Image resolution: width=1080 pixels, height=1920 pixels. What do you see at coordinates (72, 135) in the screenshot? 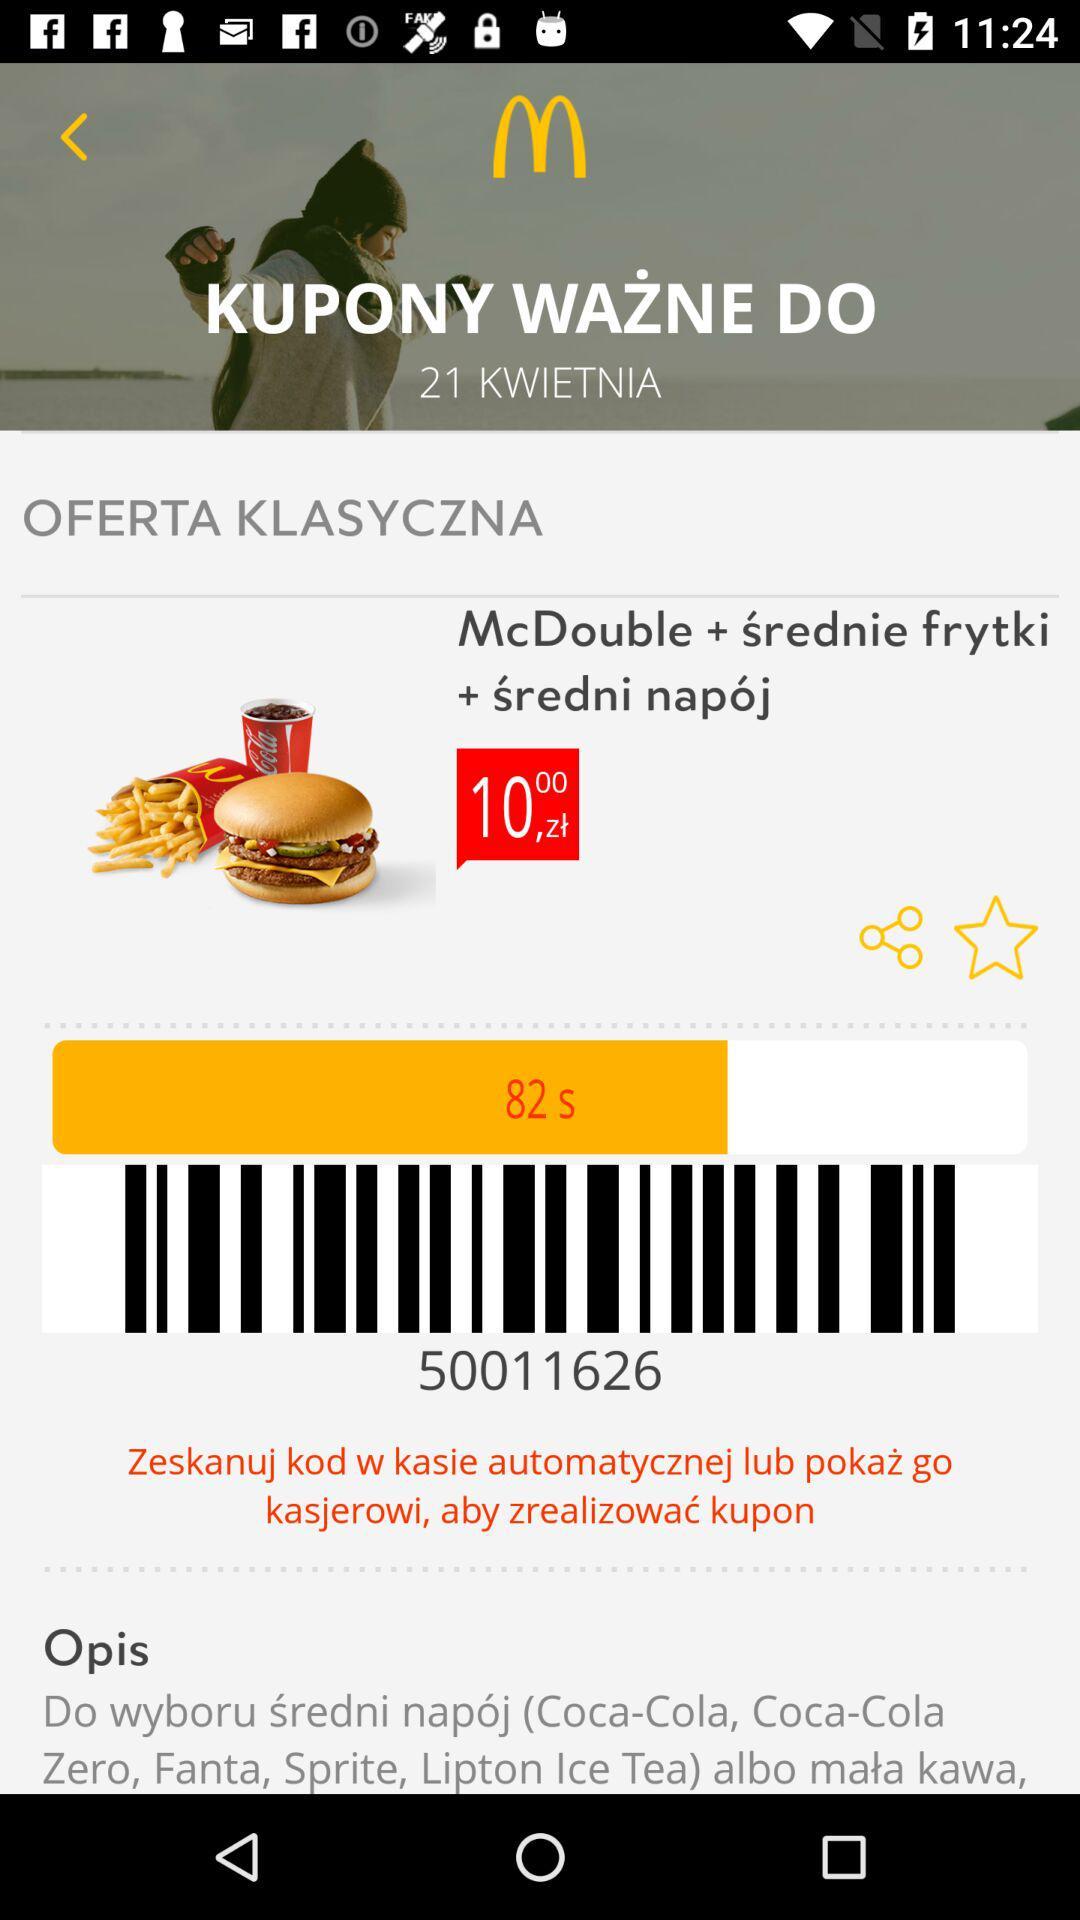
I see `type the message` at bounding box center [72, 135].